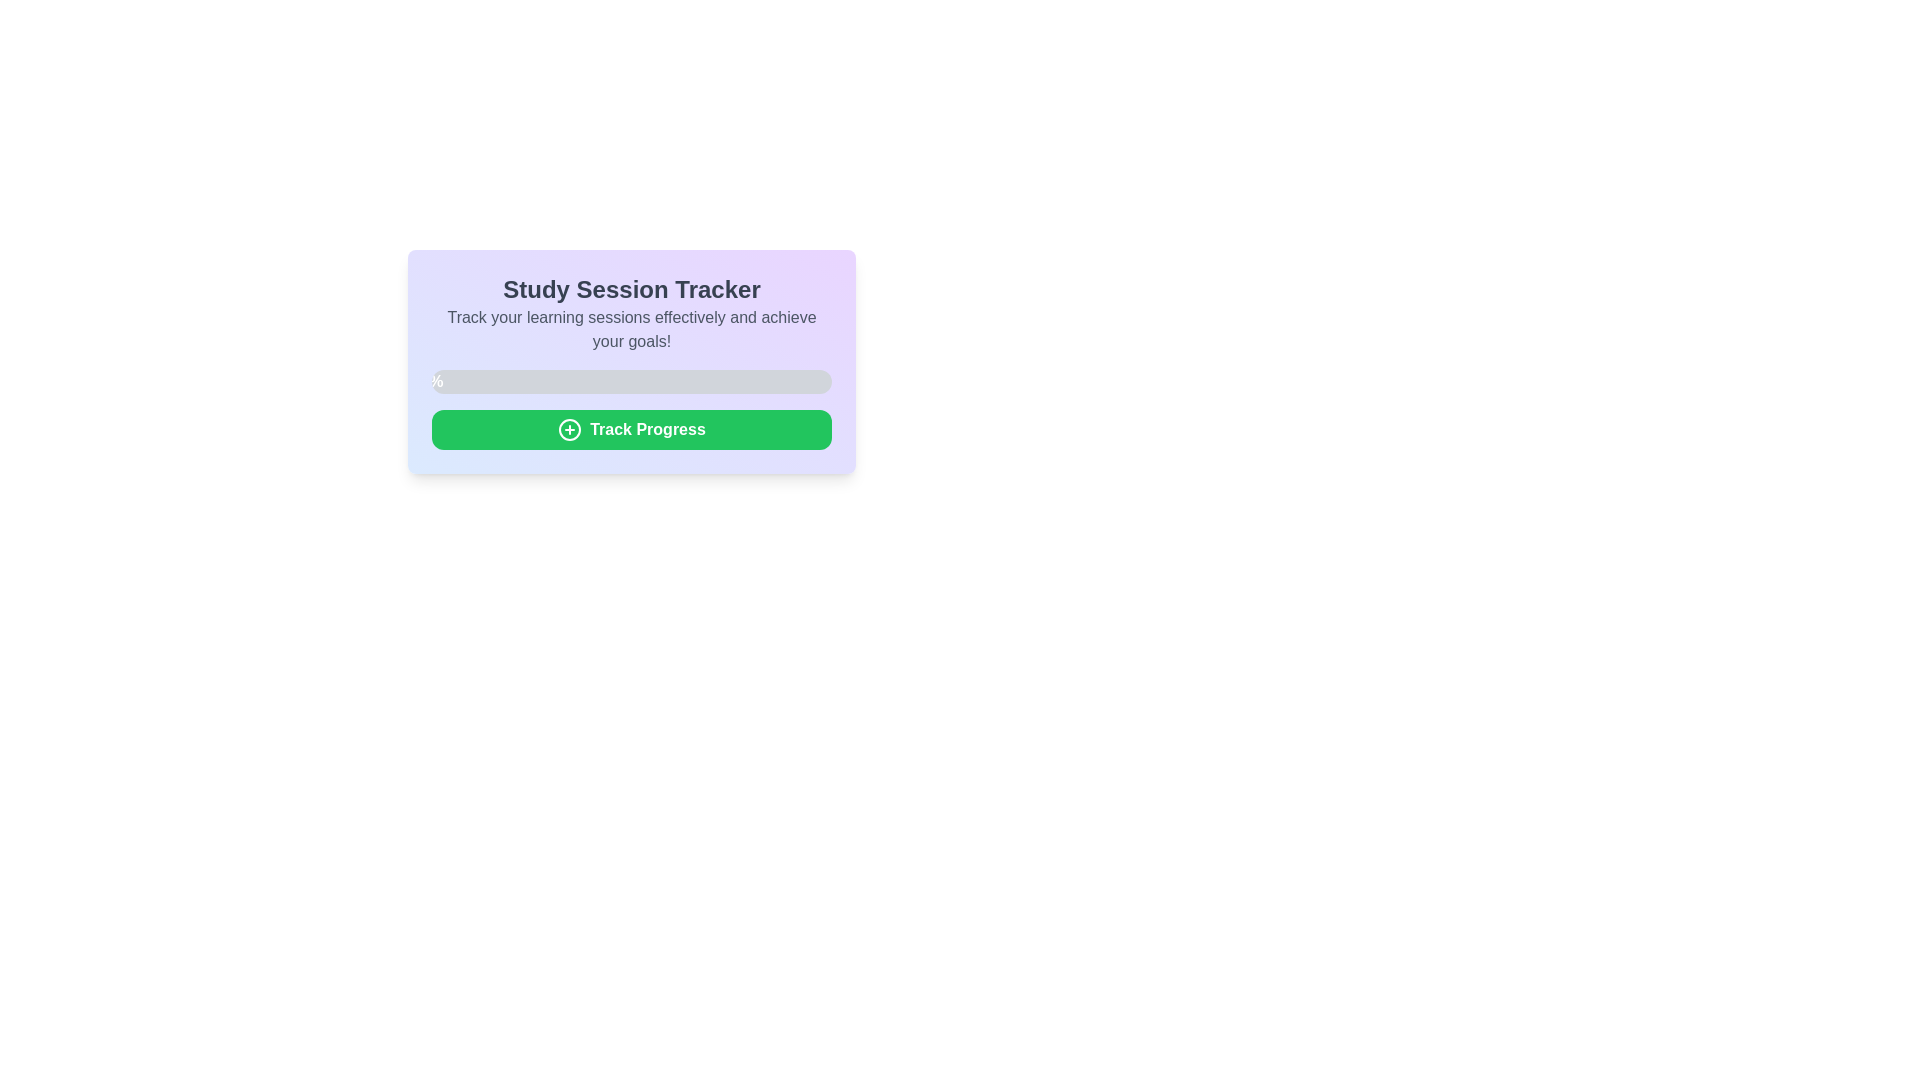 Image resolution: width=1920 pixels, height=1080 pixels. I want to click on the circular part of the '+' icon located at the center of the green 'Track Progress' button in the 'Study Session Tracker' interface, so click(569, 428).